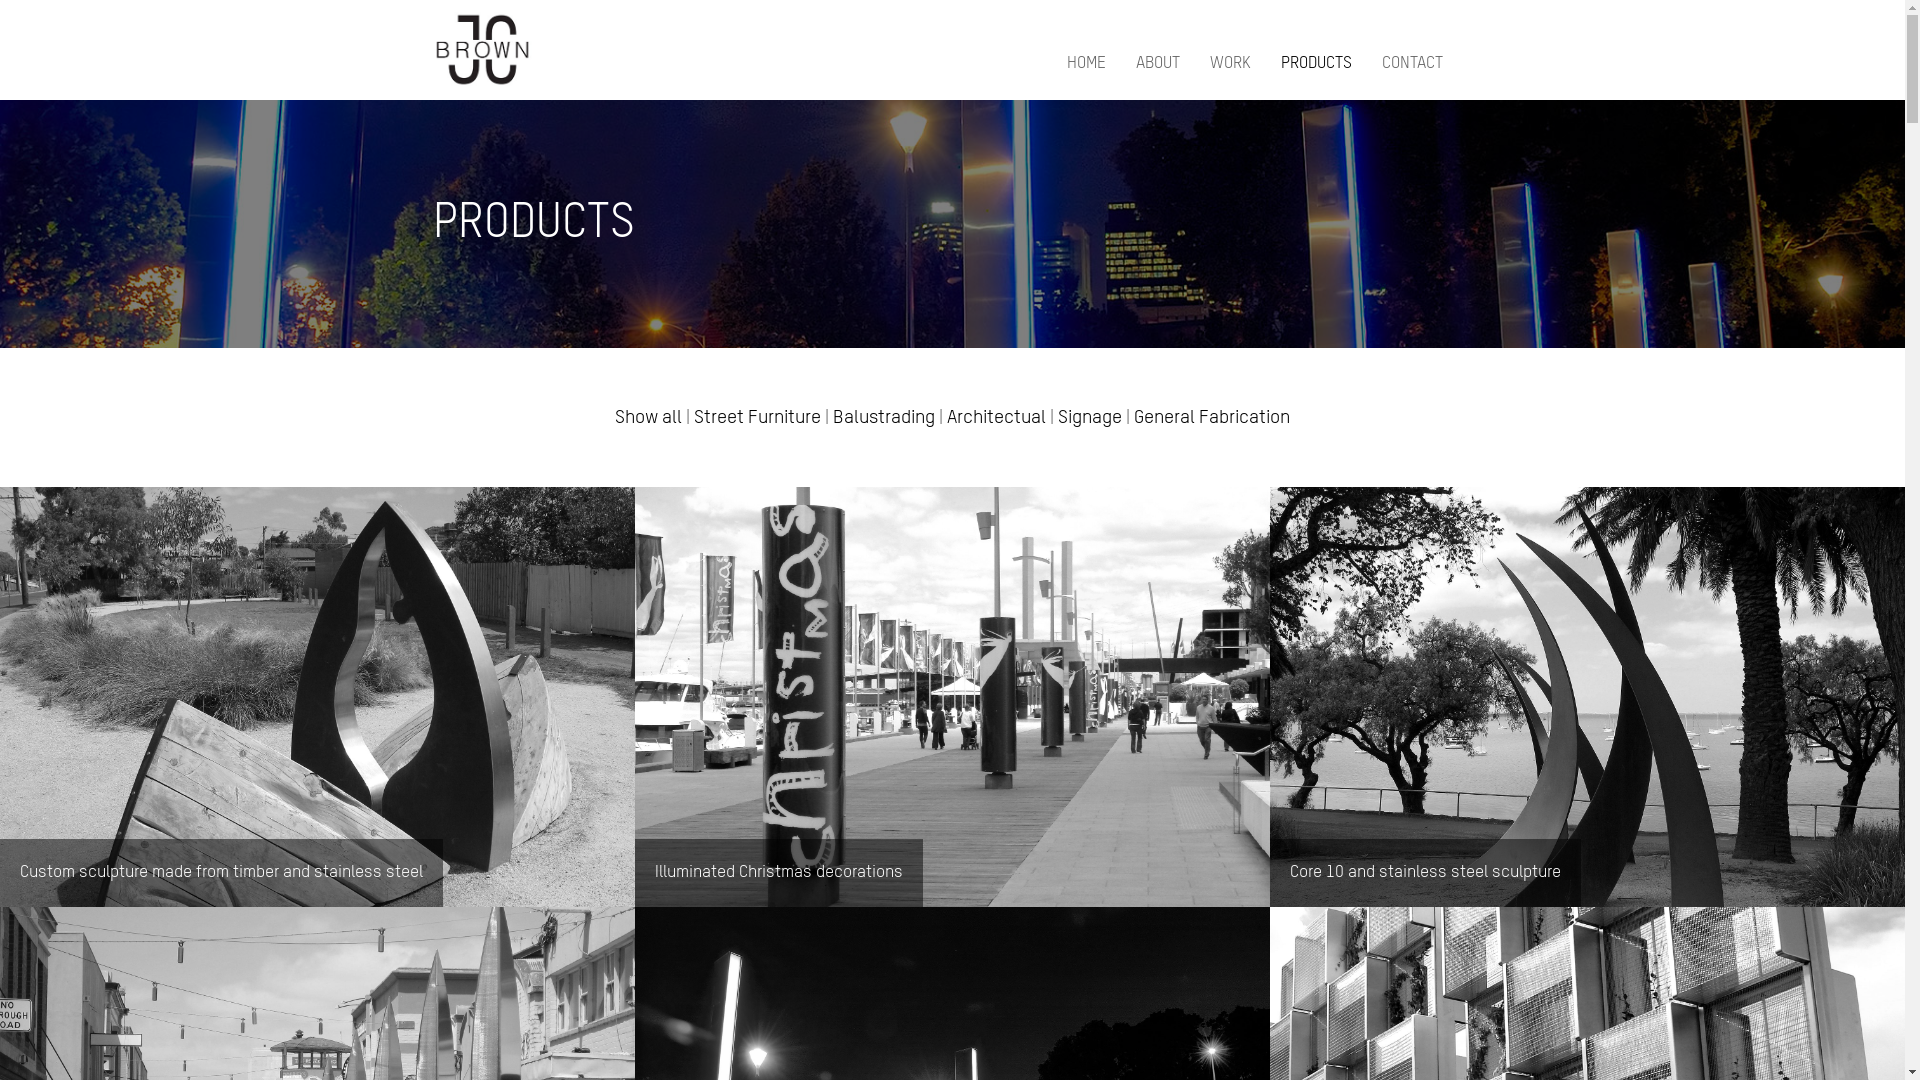  Describe the element at coordinates (996, 416) in the screenshot. I see `'Architectual'` at that location.